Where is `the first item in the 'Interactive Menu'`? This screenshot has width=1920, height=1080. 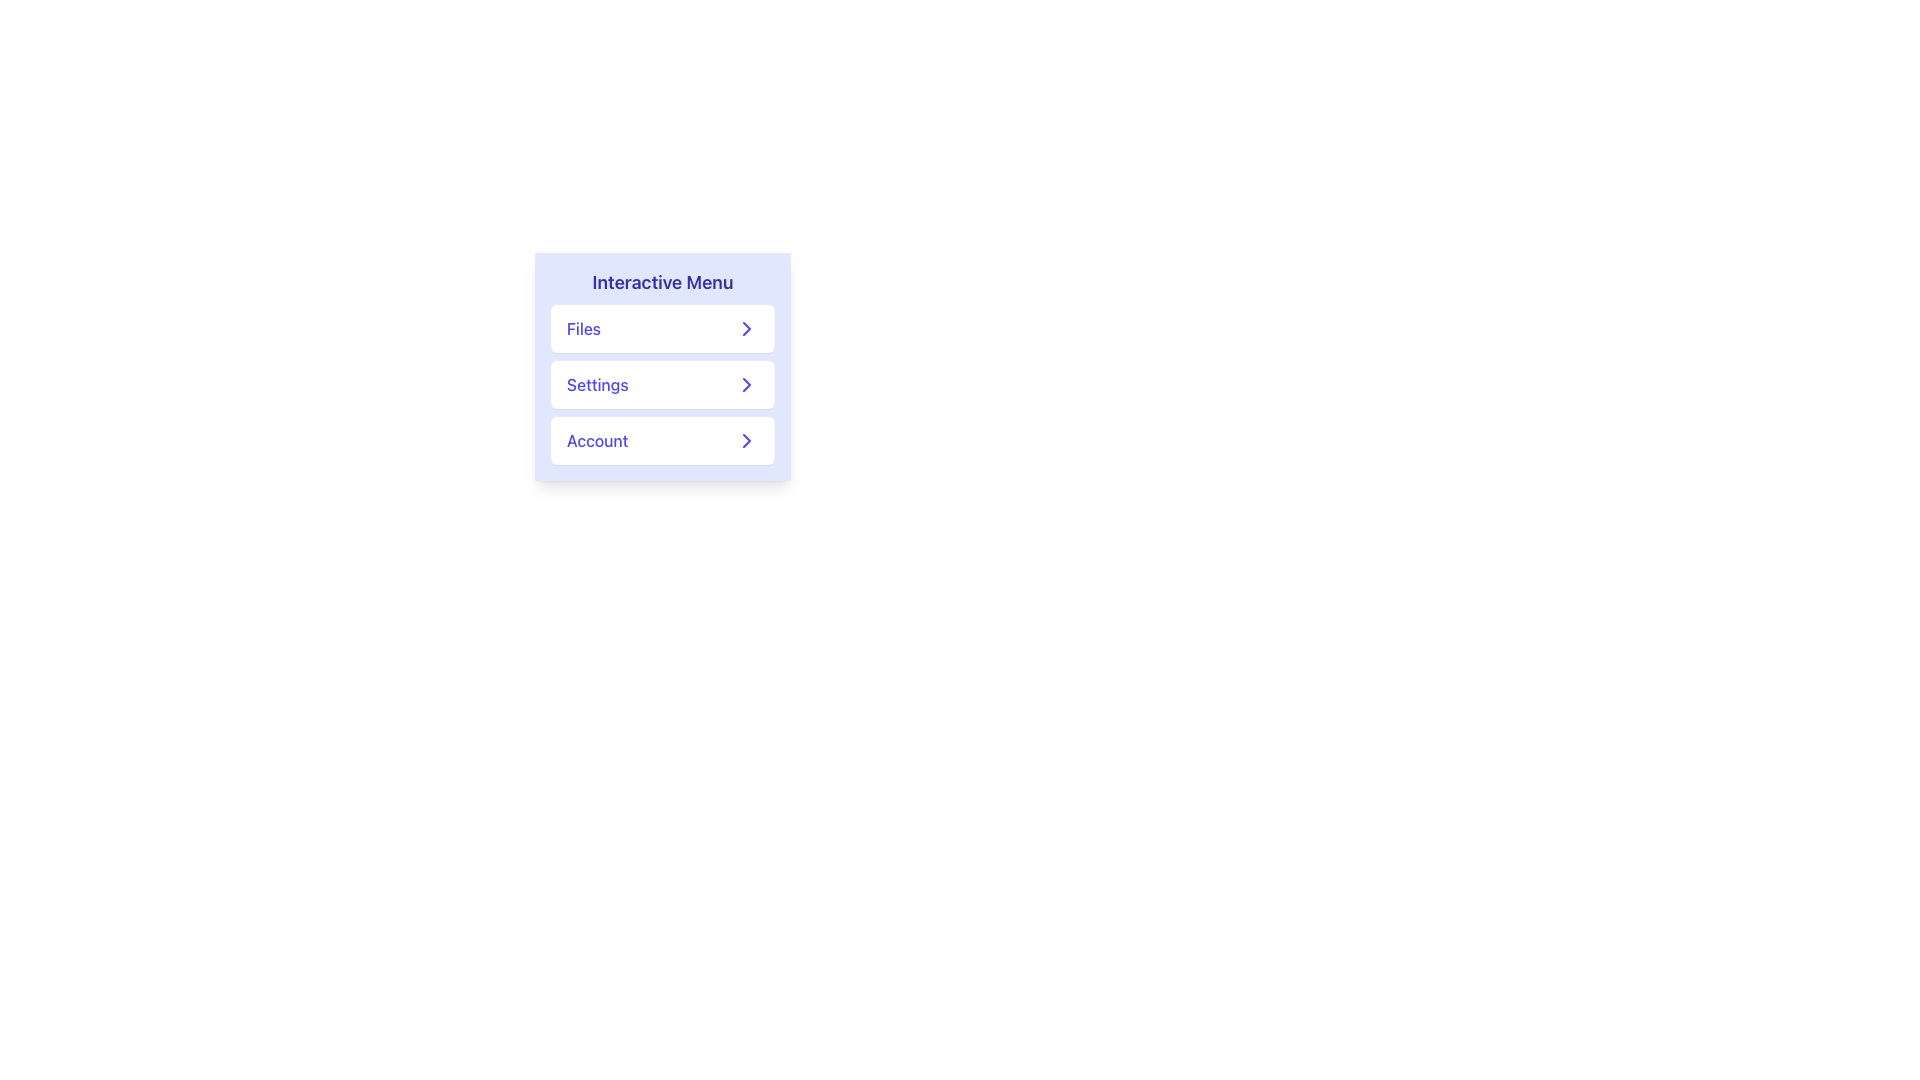
the first item in the 'Interactive Menu' is located at coordinates (662, 327).